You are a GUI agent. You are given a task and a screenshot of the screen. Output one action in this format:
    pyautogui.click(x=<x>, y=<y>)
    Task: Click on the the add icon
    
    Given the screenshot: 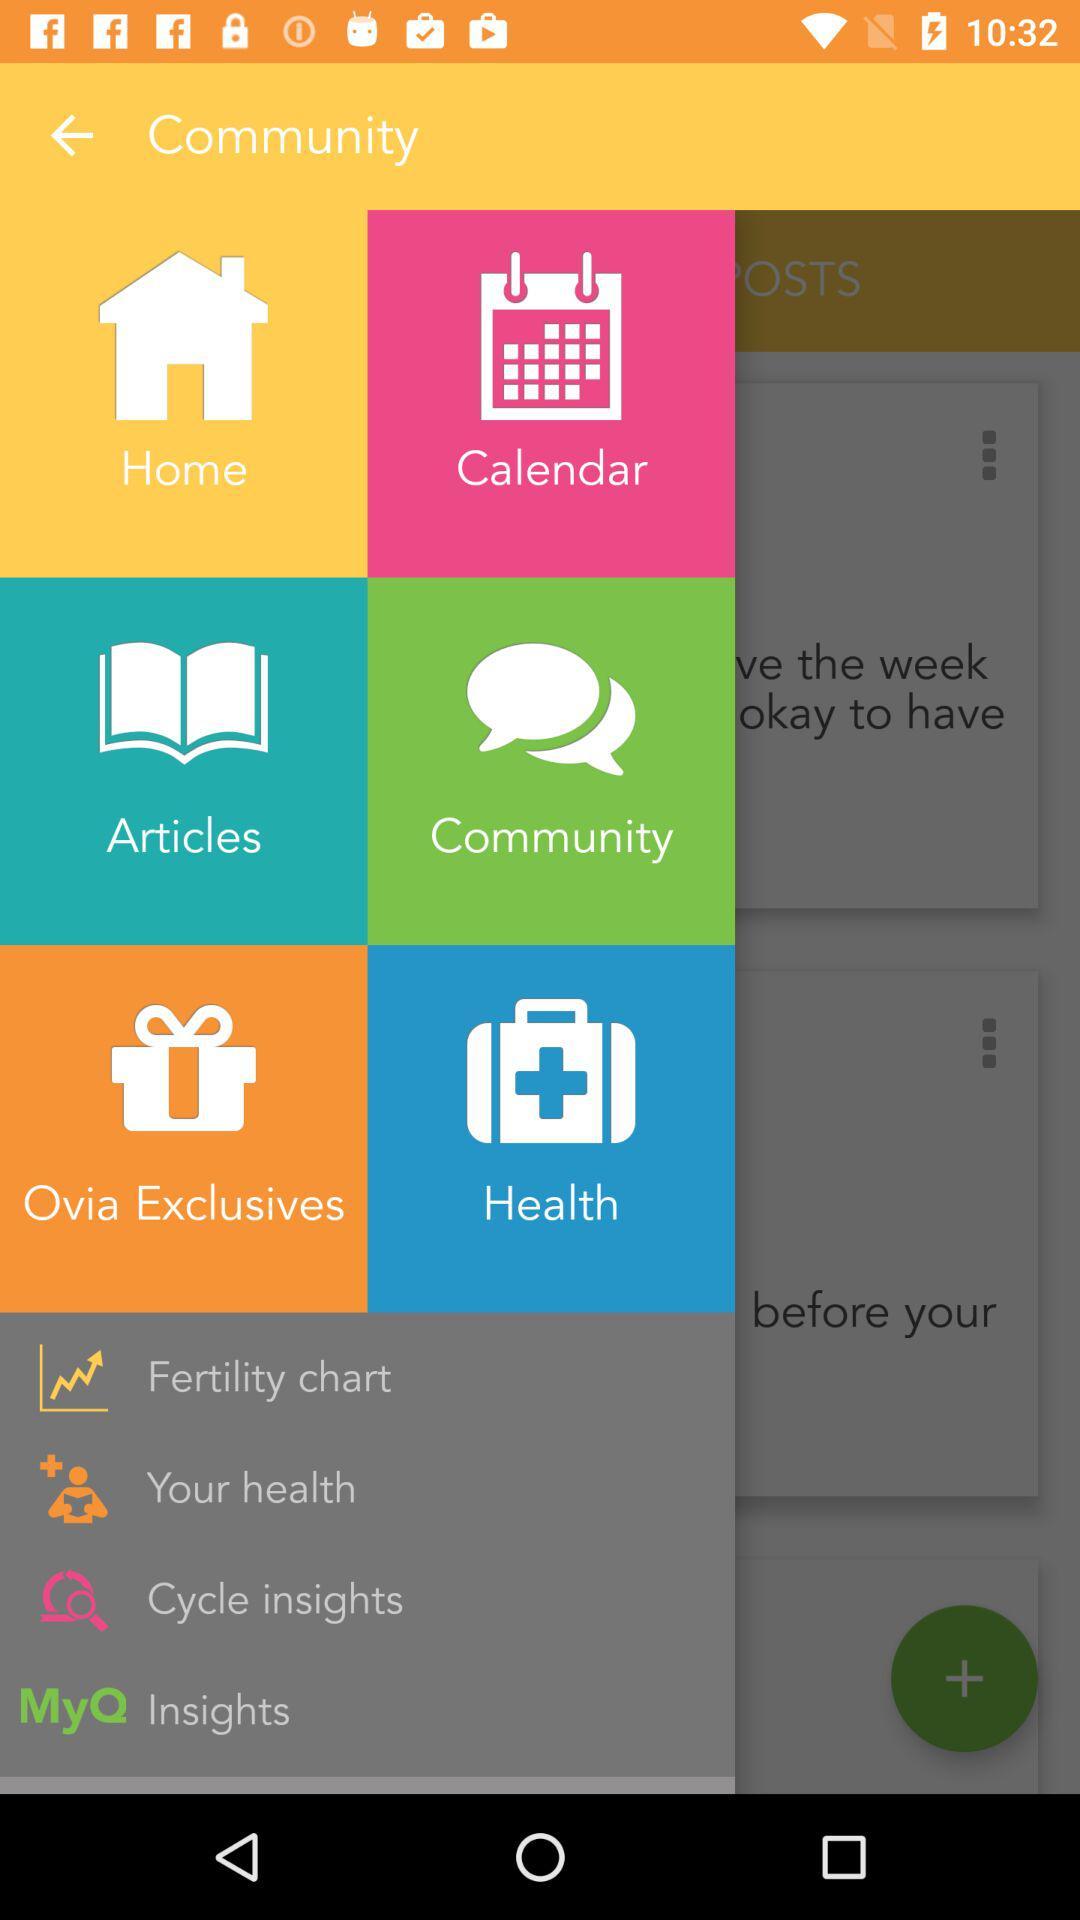 What is the action you would take?
    pyautogui.click(x=963, y=1678)
    